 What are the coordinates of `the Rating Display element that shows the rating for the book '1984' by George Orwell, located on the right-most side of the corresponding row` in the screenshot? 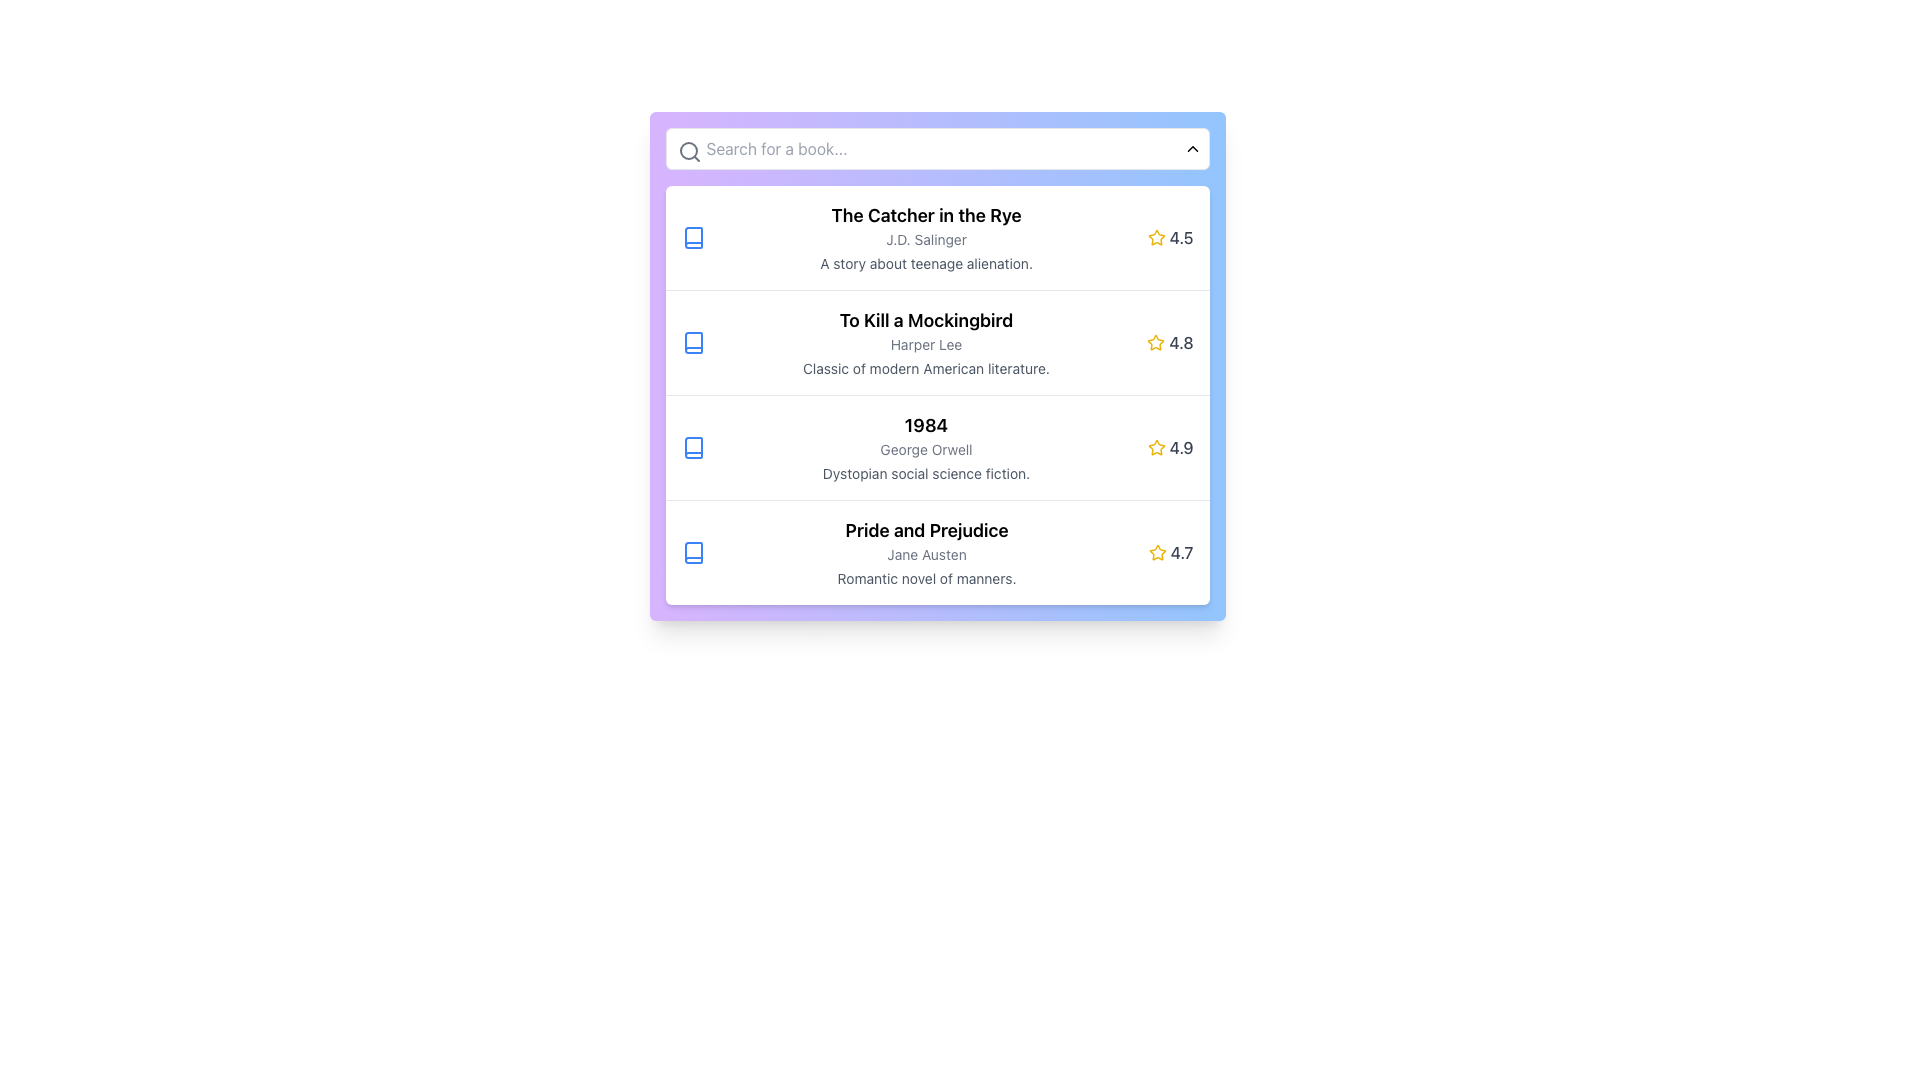 It's located at (1170, 446).